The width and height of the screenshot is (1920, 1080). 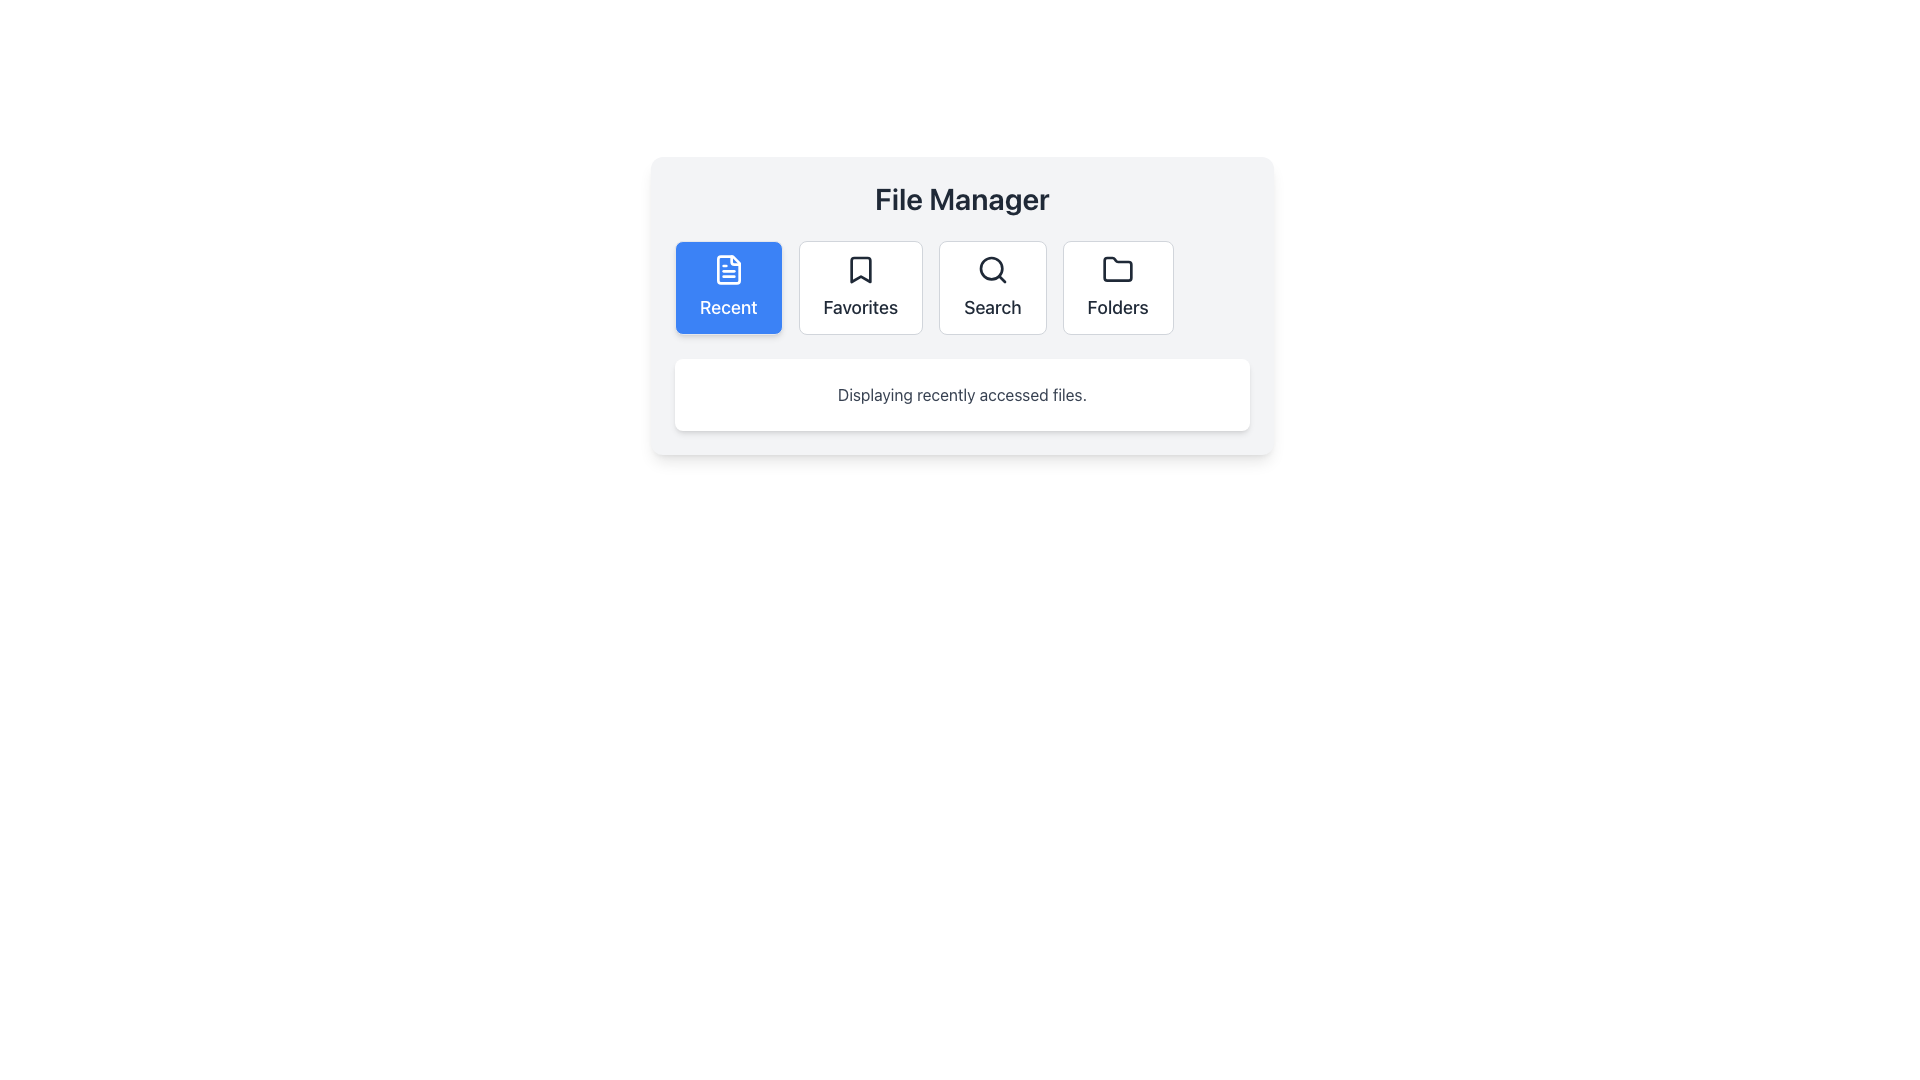 What do you see at coordinates (727, 270) in the screenshot?
I see `the 'Recent' button, which contains a small document icon with a white outline on a blue circular background` at bounding box center [727, 270].